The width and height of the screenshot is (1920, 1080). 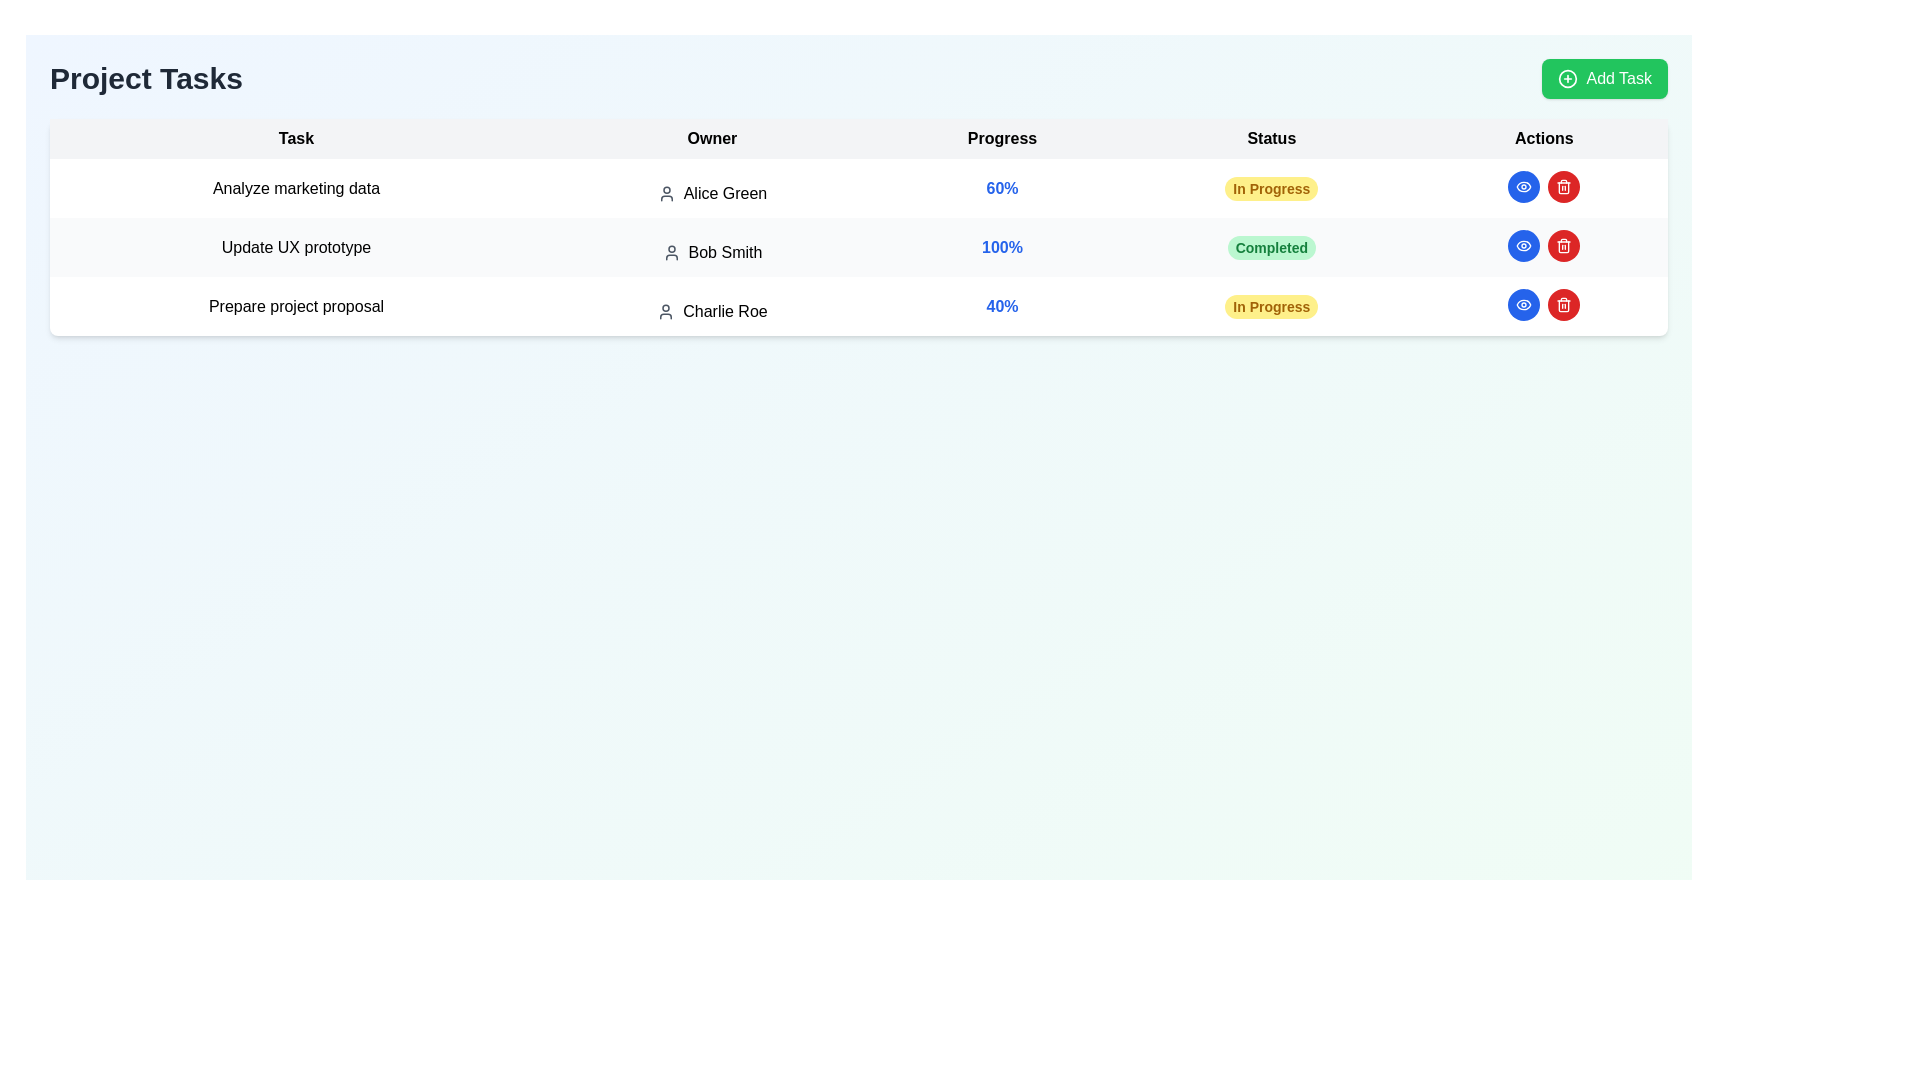 What do you see at coordinates (1270, 137) in the screenshot?
I see `the static non-interactive header labeled 'Status' in the fourth column of the table header, which serves to indicate the status of corresponding tasks` at bounding box center [1270, 137].